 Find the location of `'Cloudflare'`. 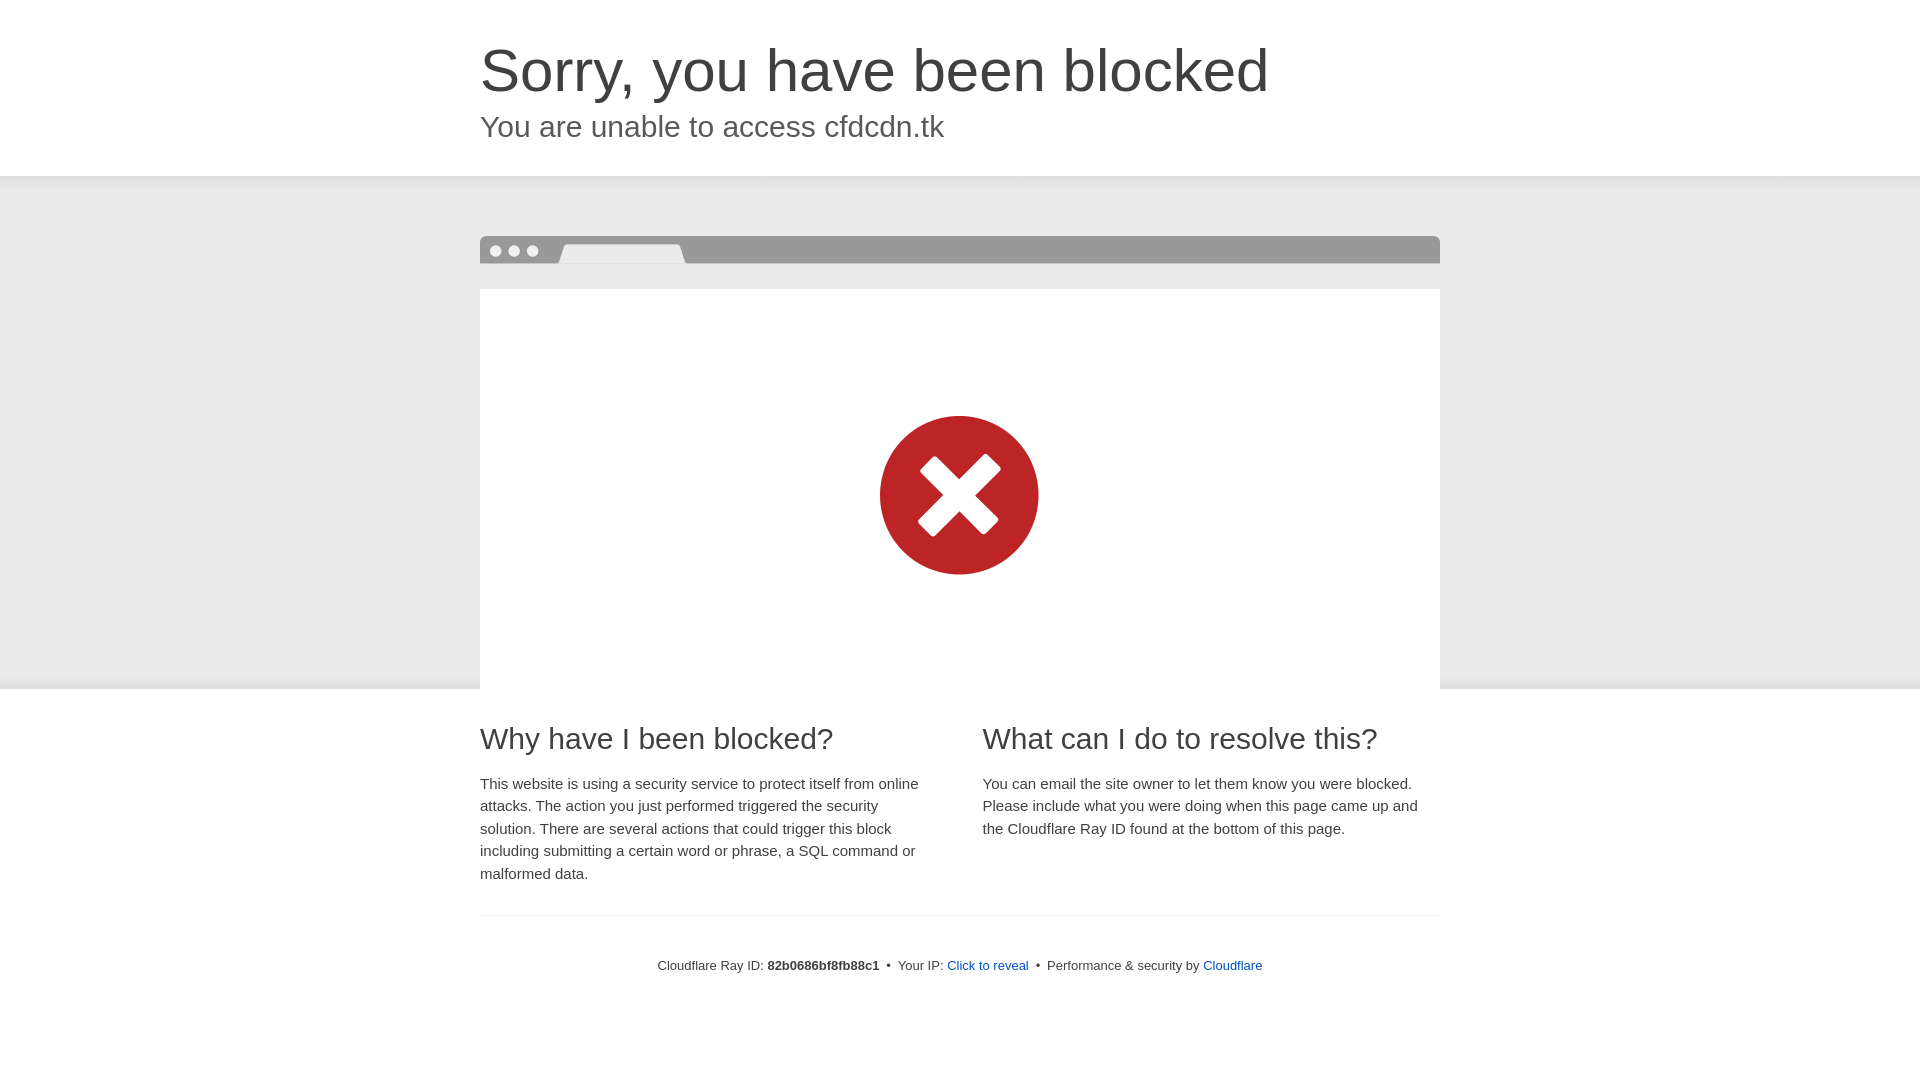

'Cloudflare' is located at coordinates (1231, 964).